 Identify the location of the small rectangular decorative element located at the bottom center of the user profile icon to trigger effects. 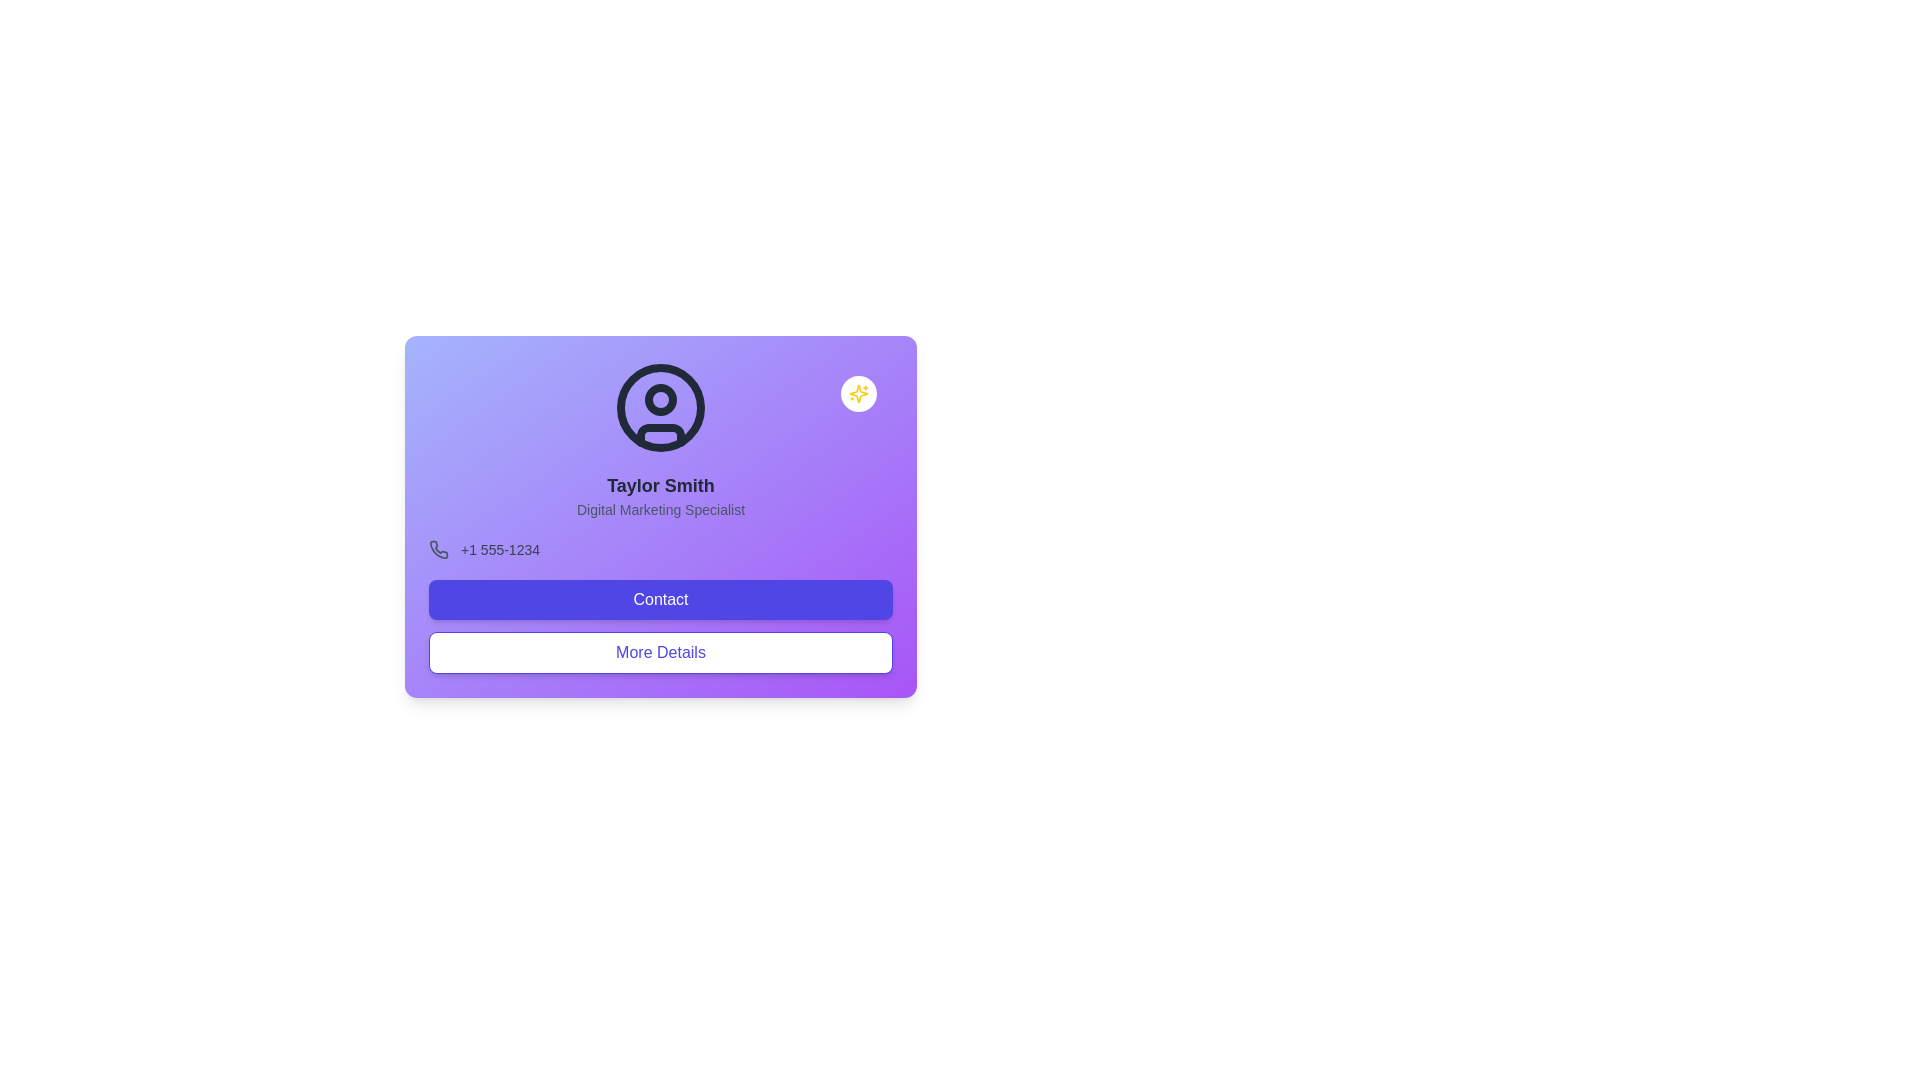
(661, 434).